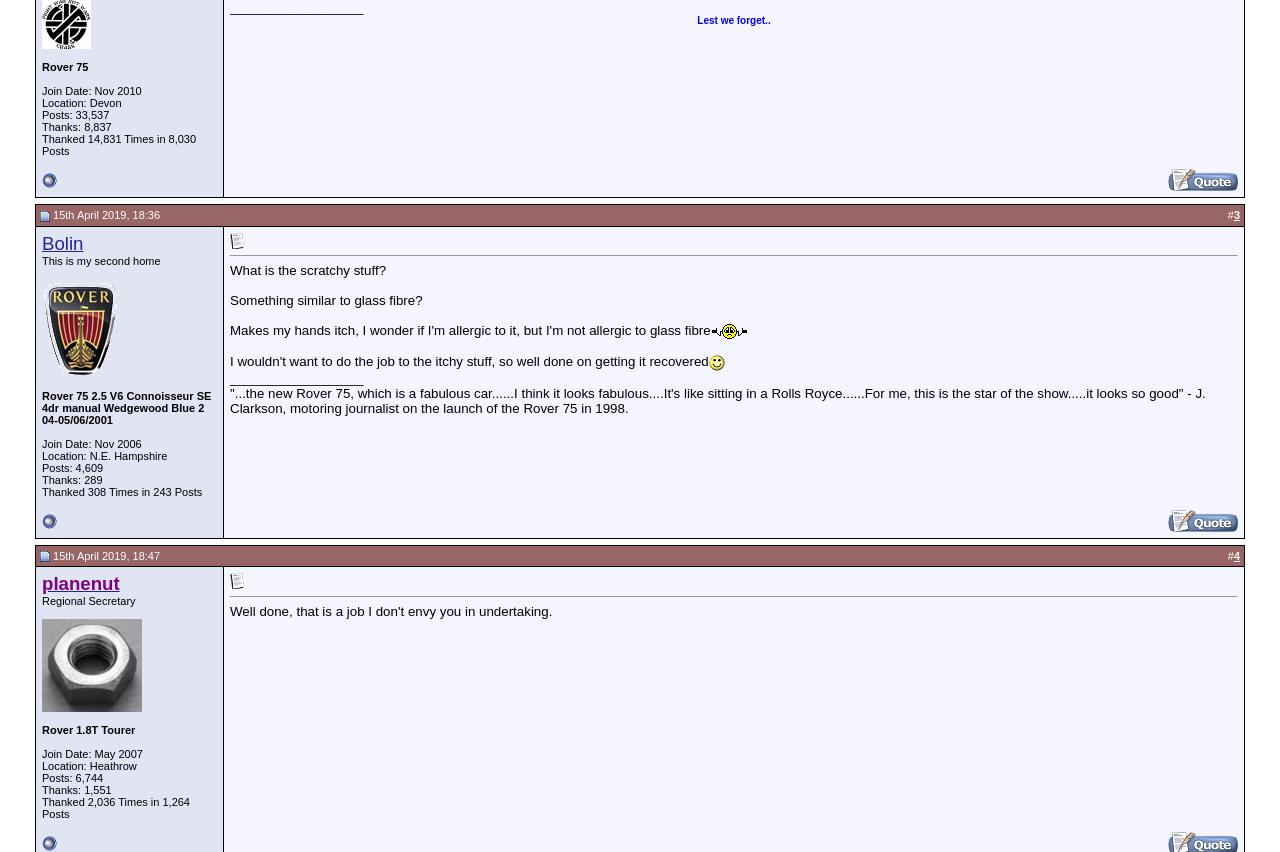  What do you see at coordinates (717, 400) in the screenshot?
I see `'"...the new Rover 75, which is a fabulous car......I think it looks fabulous....It's like sitting in a Rolls Royce......For me, this is the star of the show.....it looks so good" - J. Clarkson, motoring journalist on the launch of the Rover 75 in 1998.'` at bounding box center [717, 400].